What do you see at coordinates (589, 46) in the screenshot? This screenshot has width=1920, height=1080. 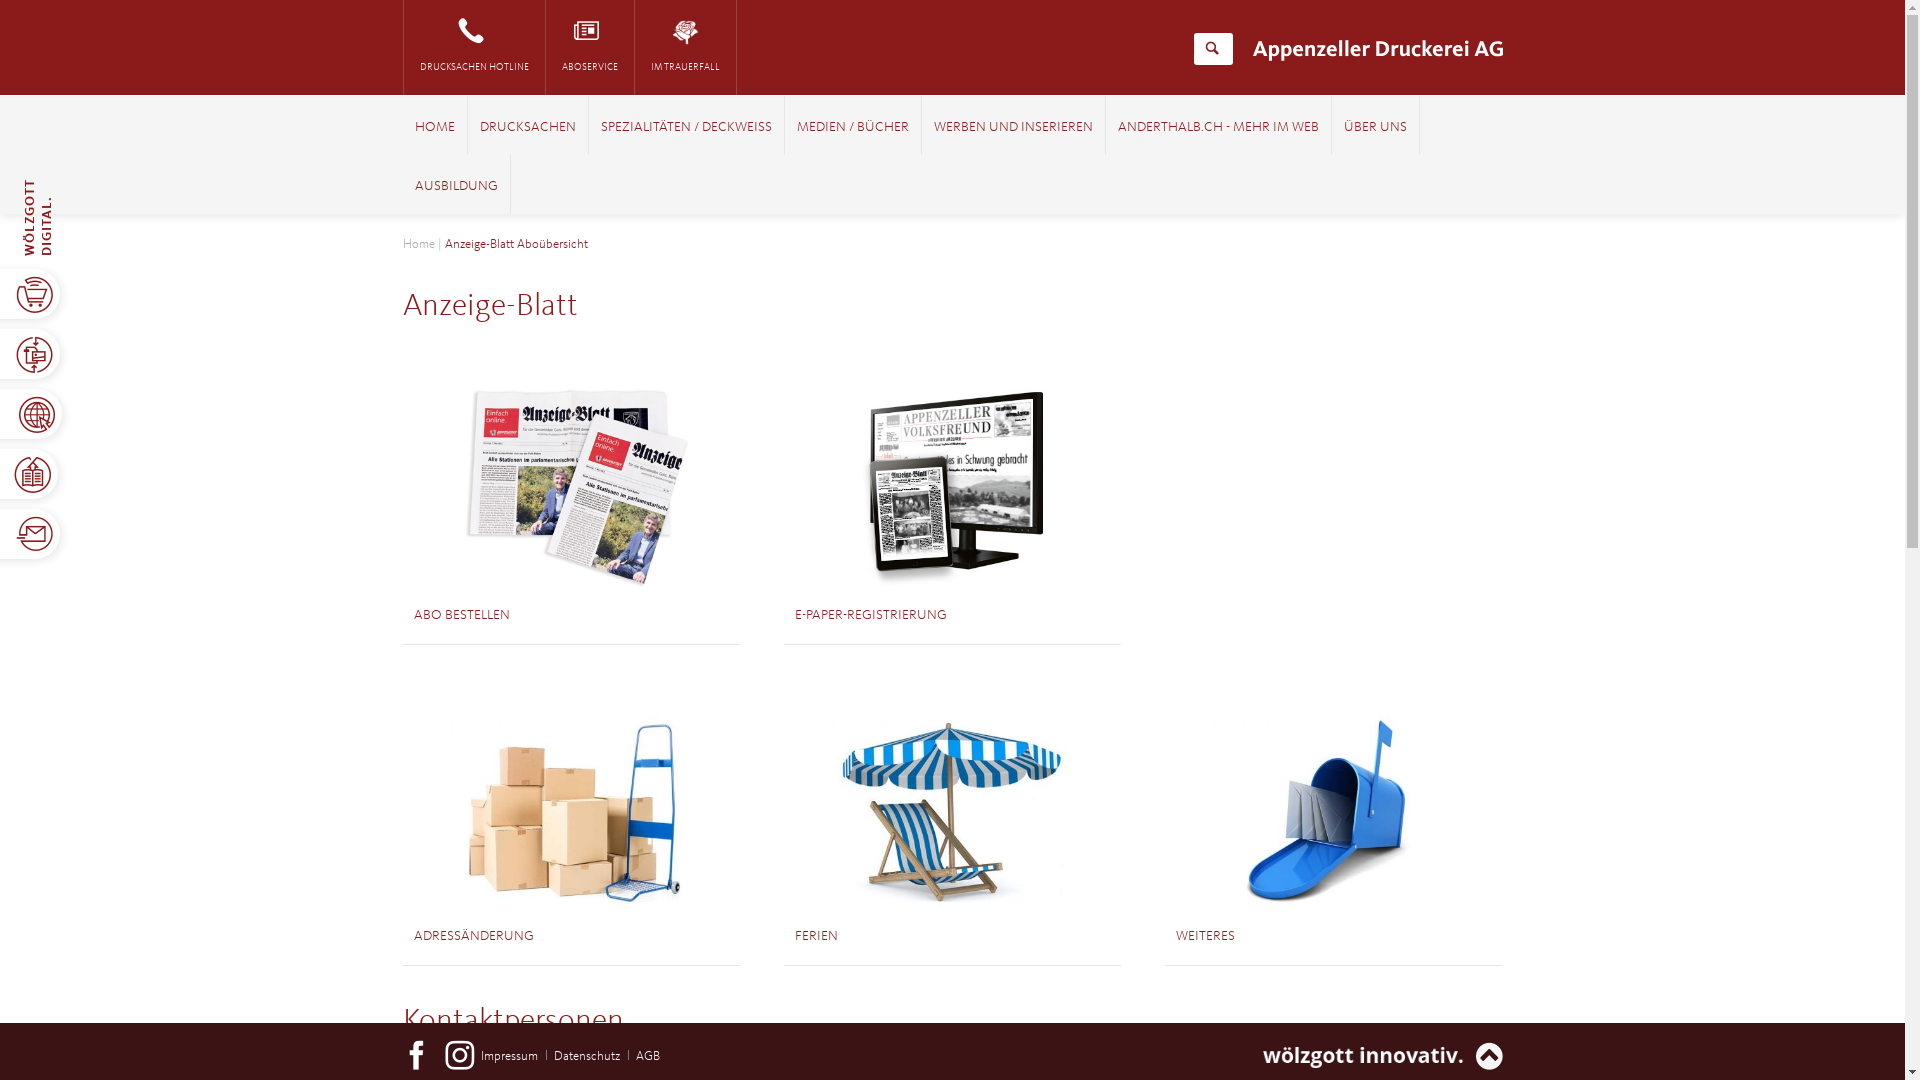 I see `'ABOSERVICE'` at bounding box center [589, 46].